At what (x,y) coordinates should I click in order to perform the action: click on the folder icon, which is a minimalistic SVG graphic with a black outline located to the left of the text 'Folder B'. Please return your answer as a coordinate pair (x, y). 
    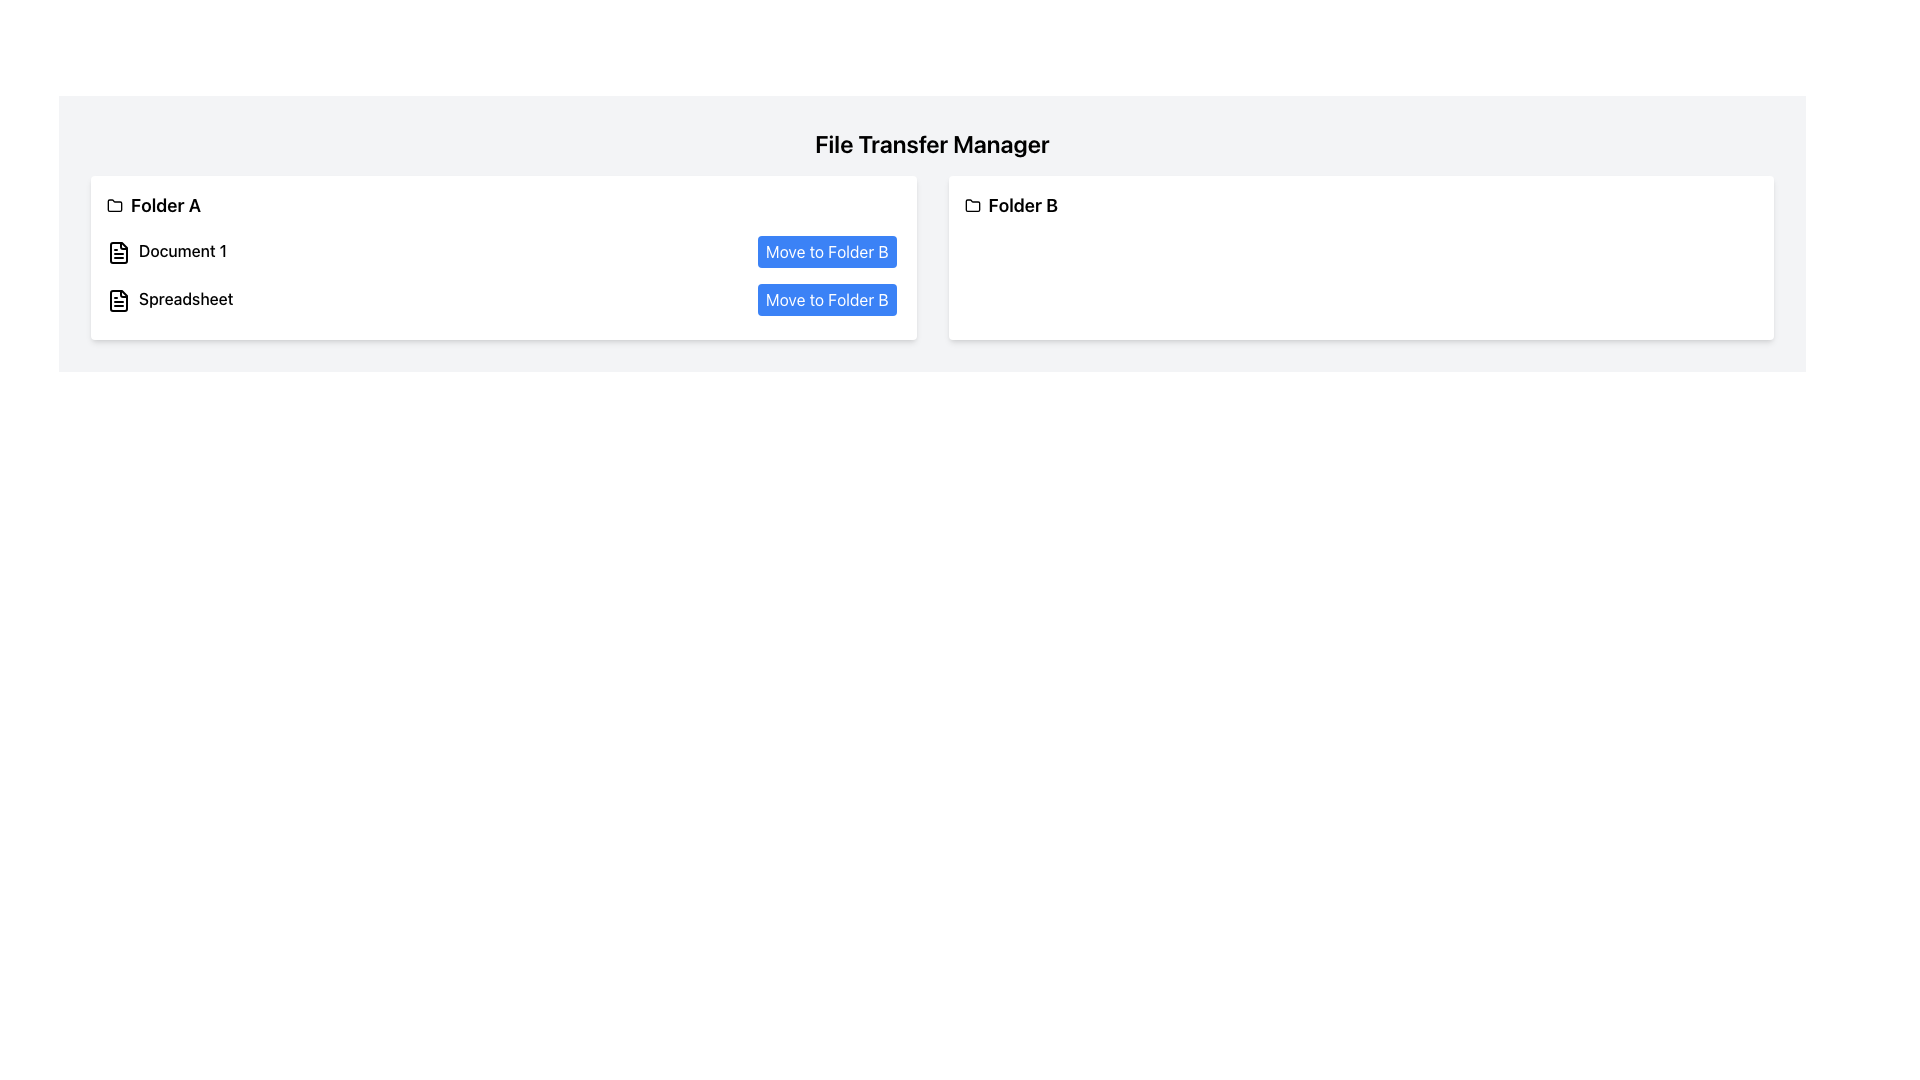
    Looking at the image, I should click on (972, 205).